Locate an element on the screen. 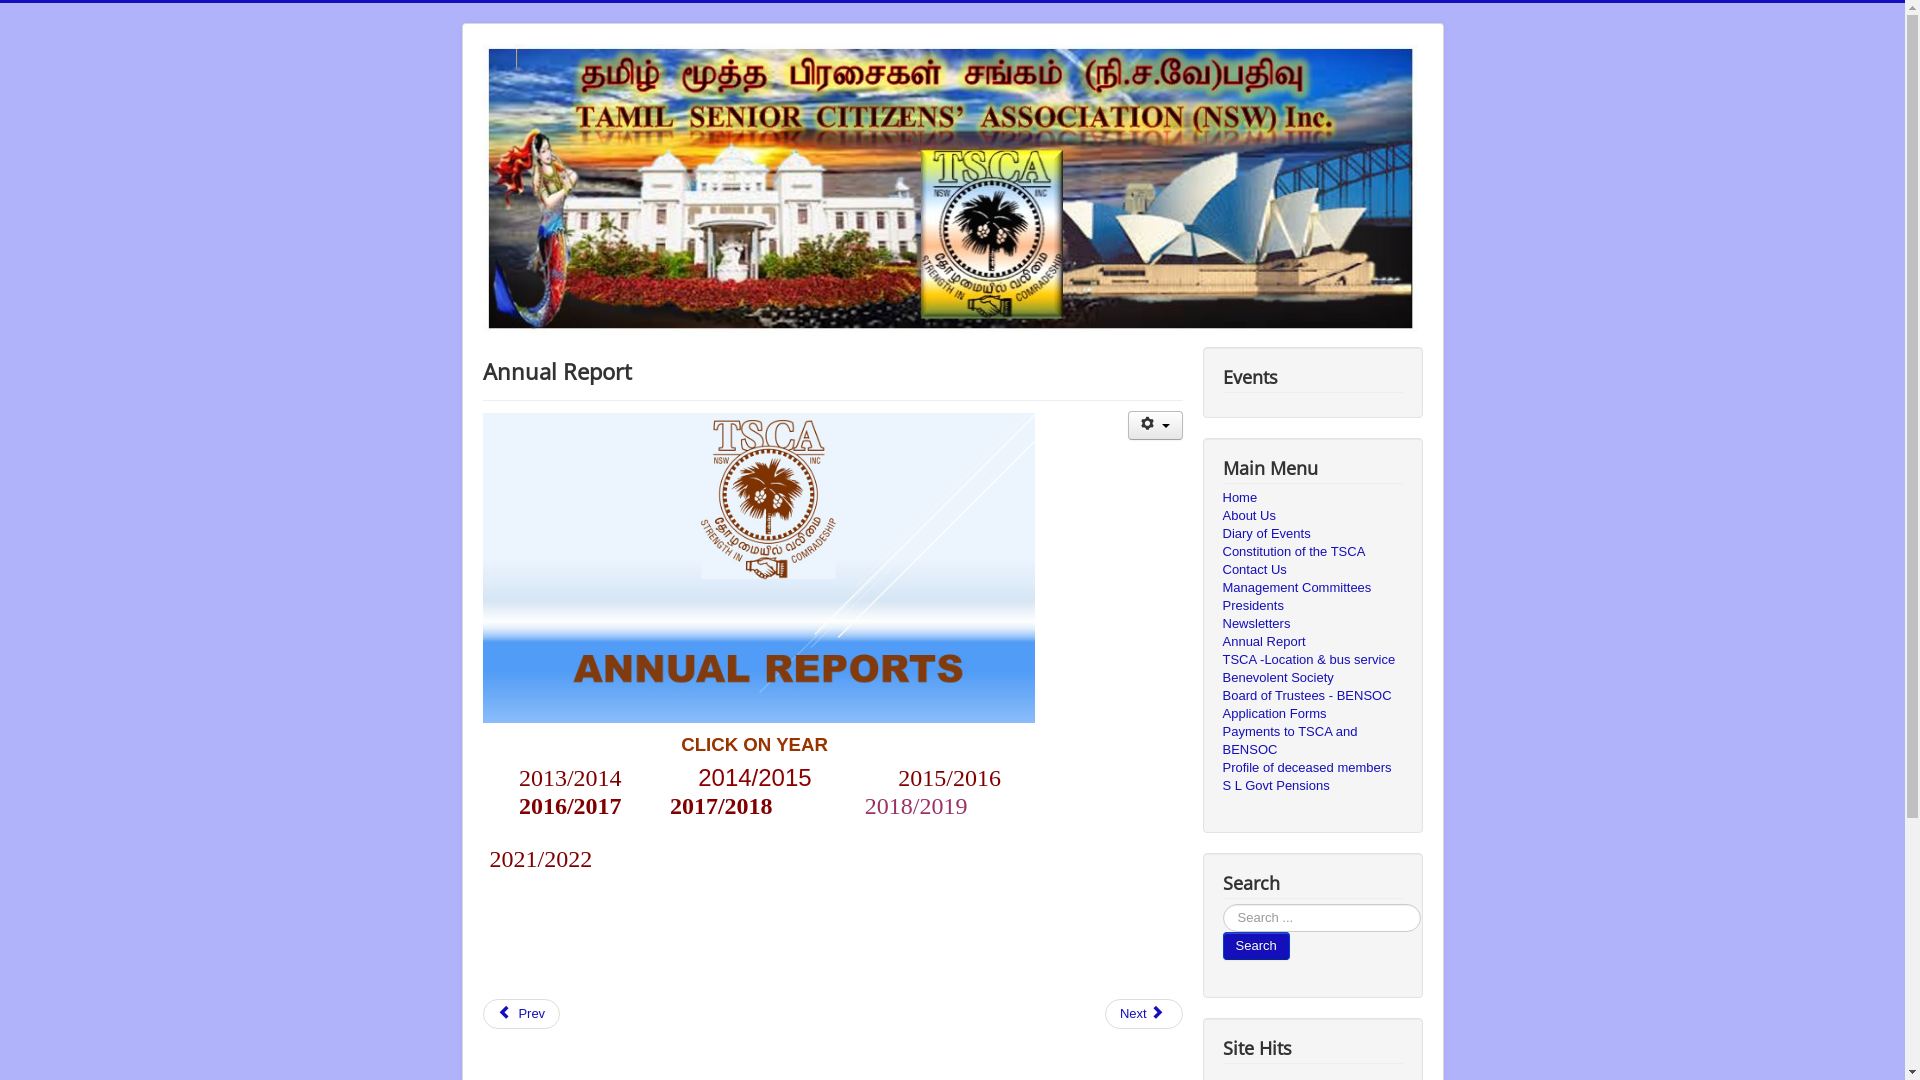 Image resolution: width=1920 pixels, height=1080 pixels. '2016/2017' is located at coordinates (569, 808).